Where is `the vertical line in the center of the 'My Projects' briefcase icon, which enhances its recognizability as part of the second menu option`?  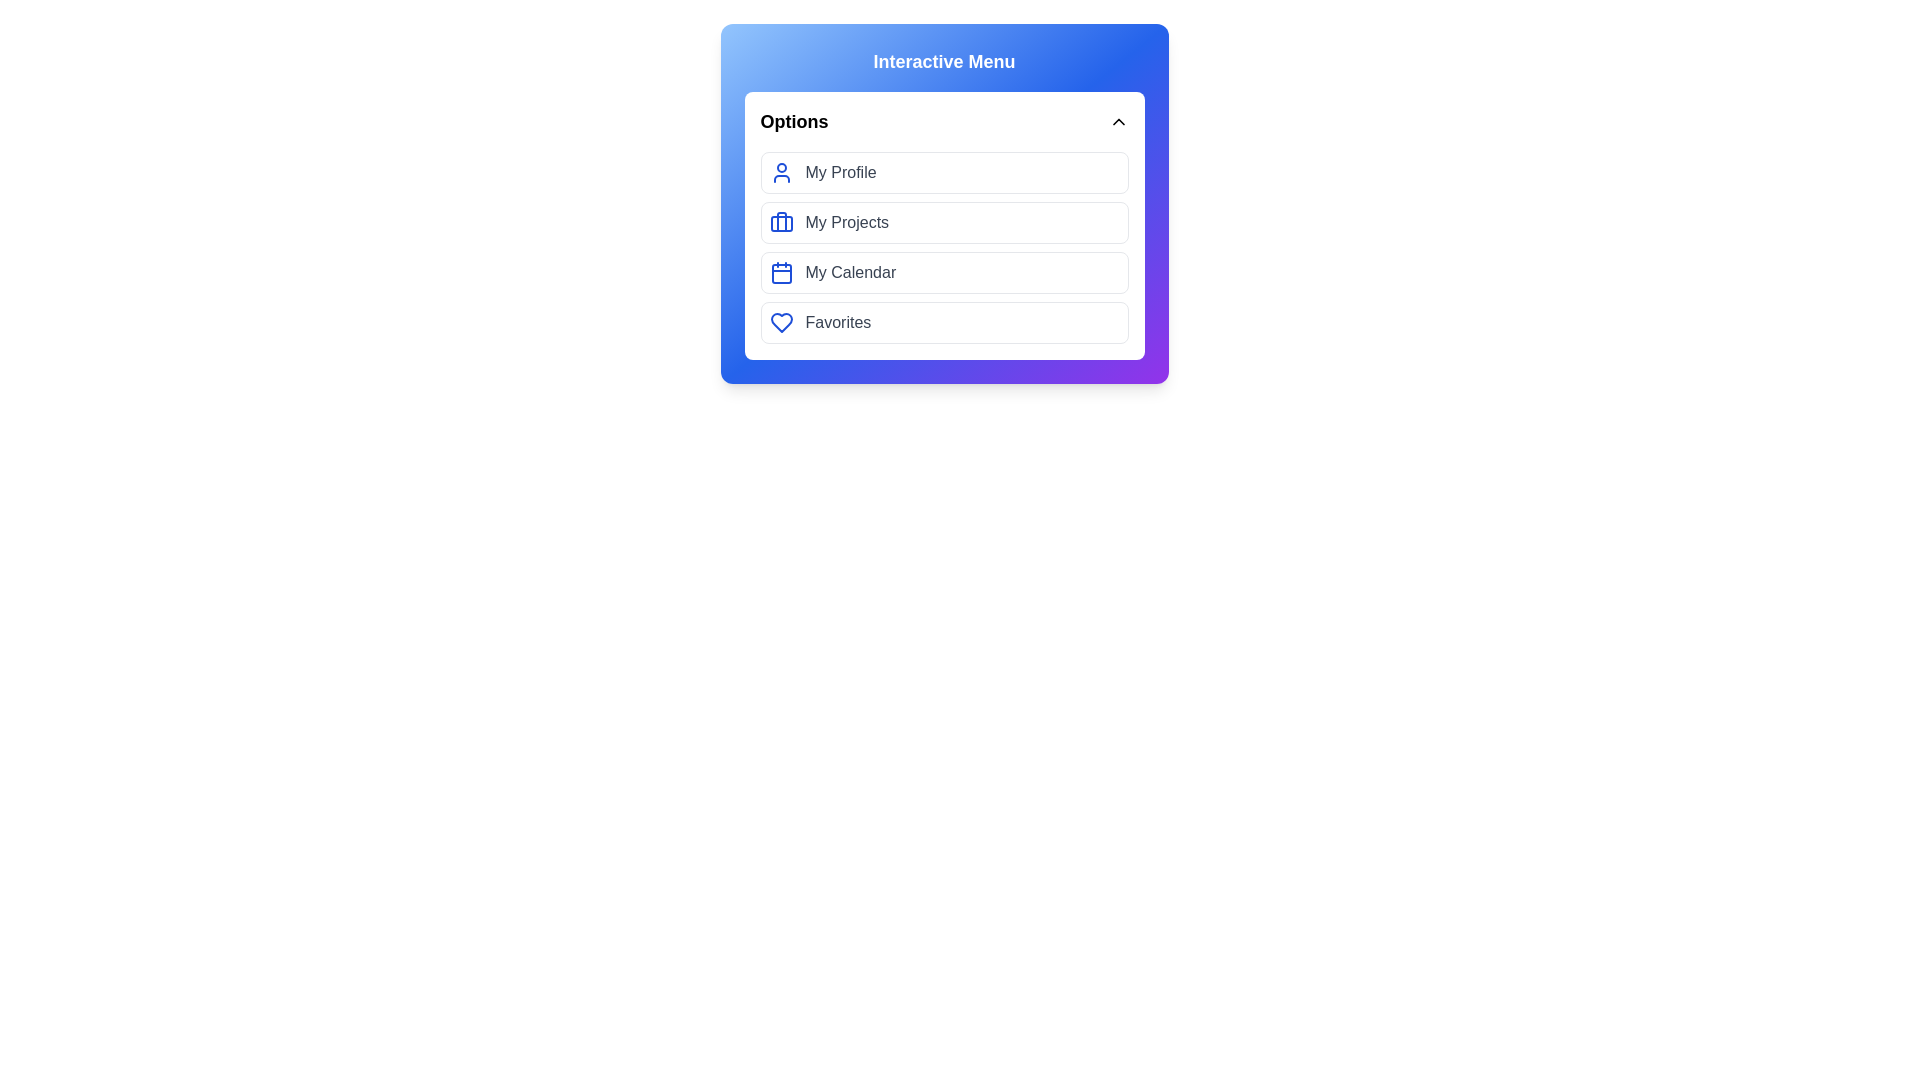
the vertical line in the center of the 'My Projects' briefcase icon, which enhances its recognizability as part of the second menu option is located at coordinates (780, 222).